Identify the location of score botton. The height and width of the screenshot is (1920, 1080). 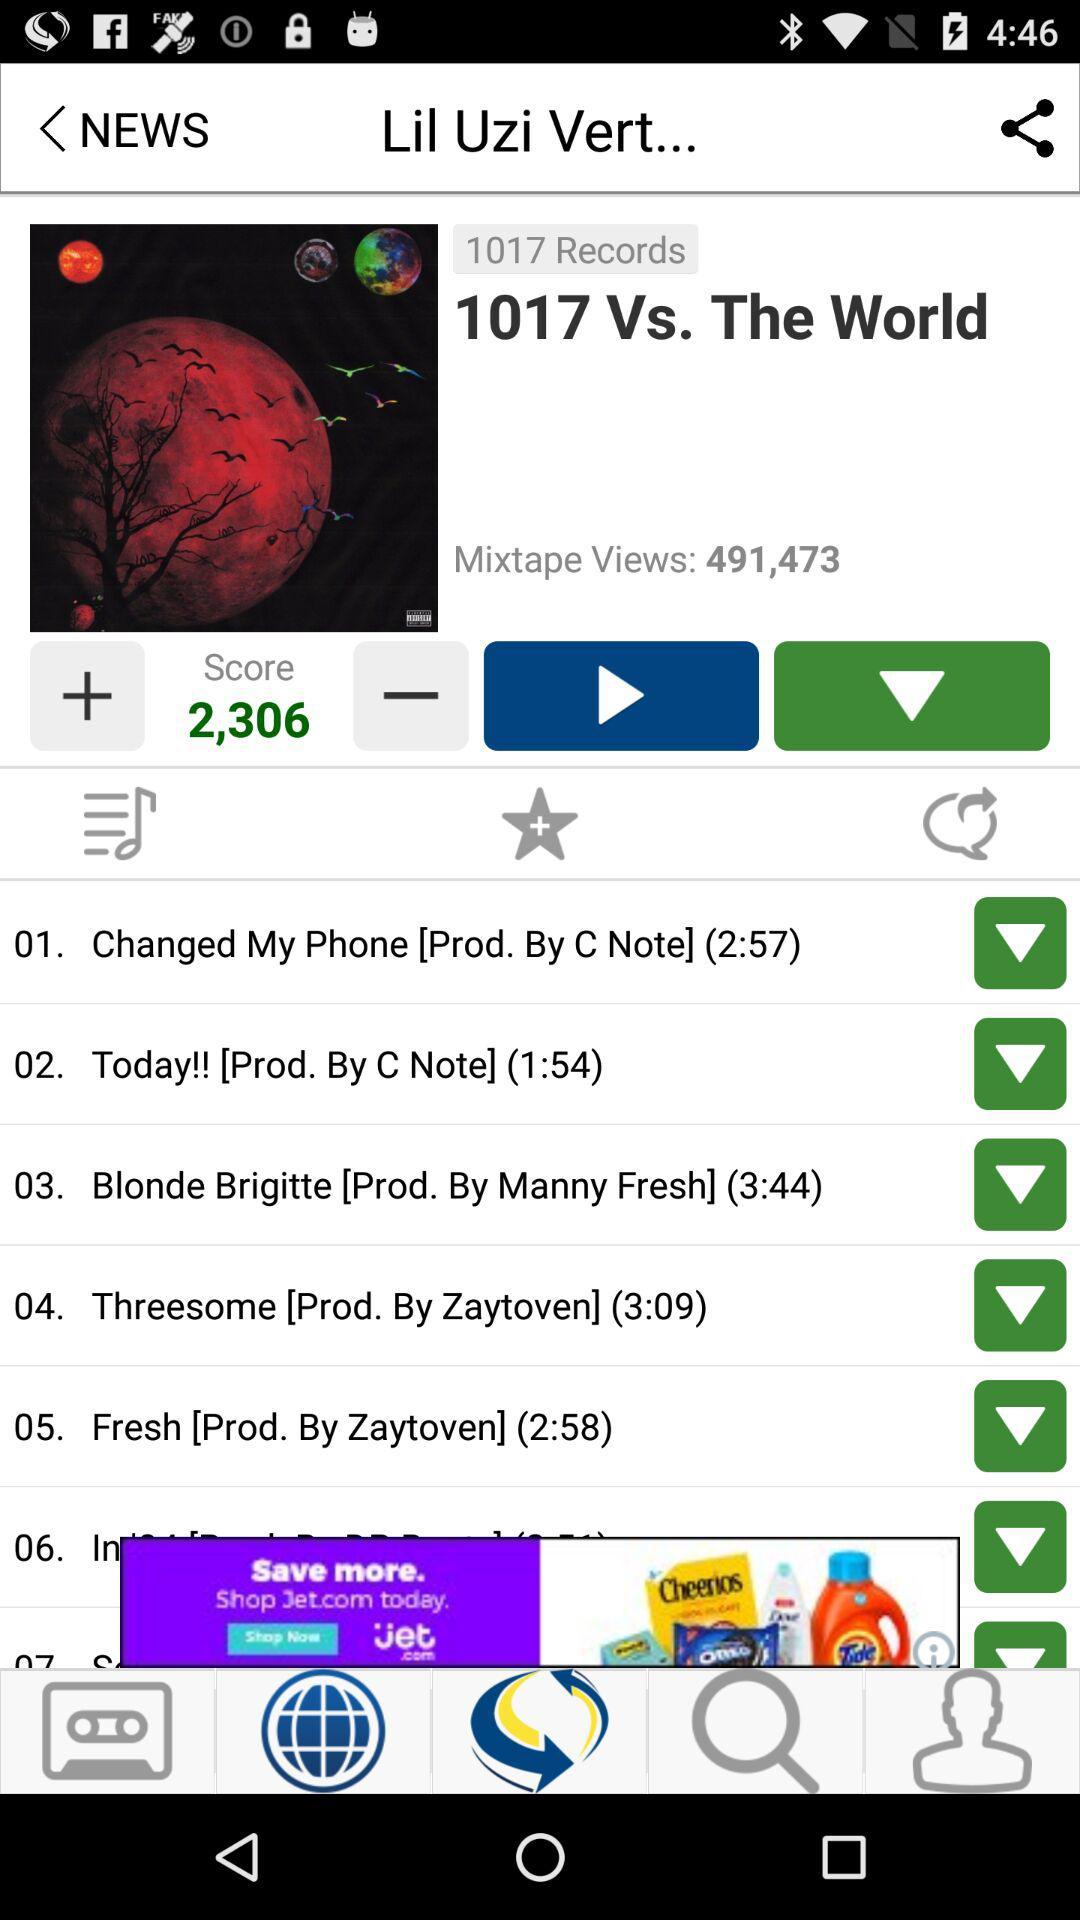
(86, 696).